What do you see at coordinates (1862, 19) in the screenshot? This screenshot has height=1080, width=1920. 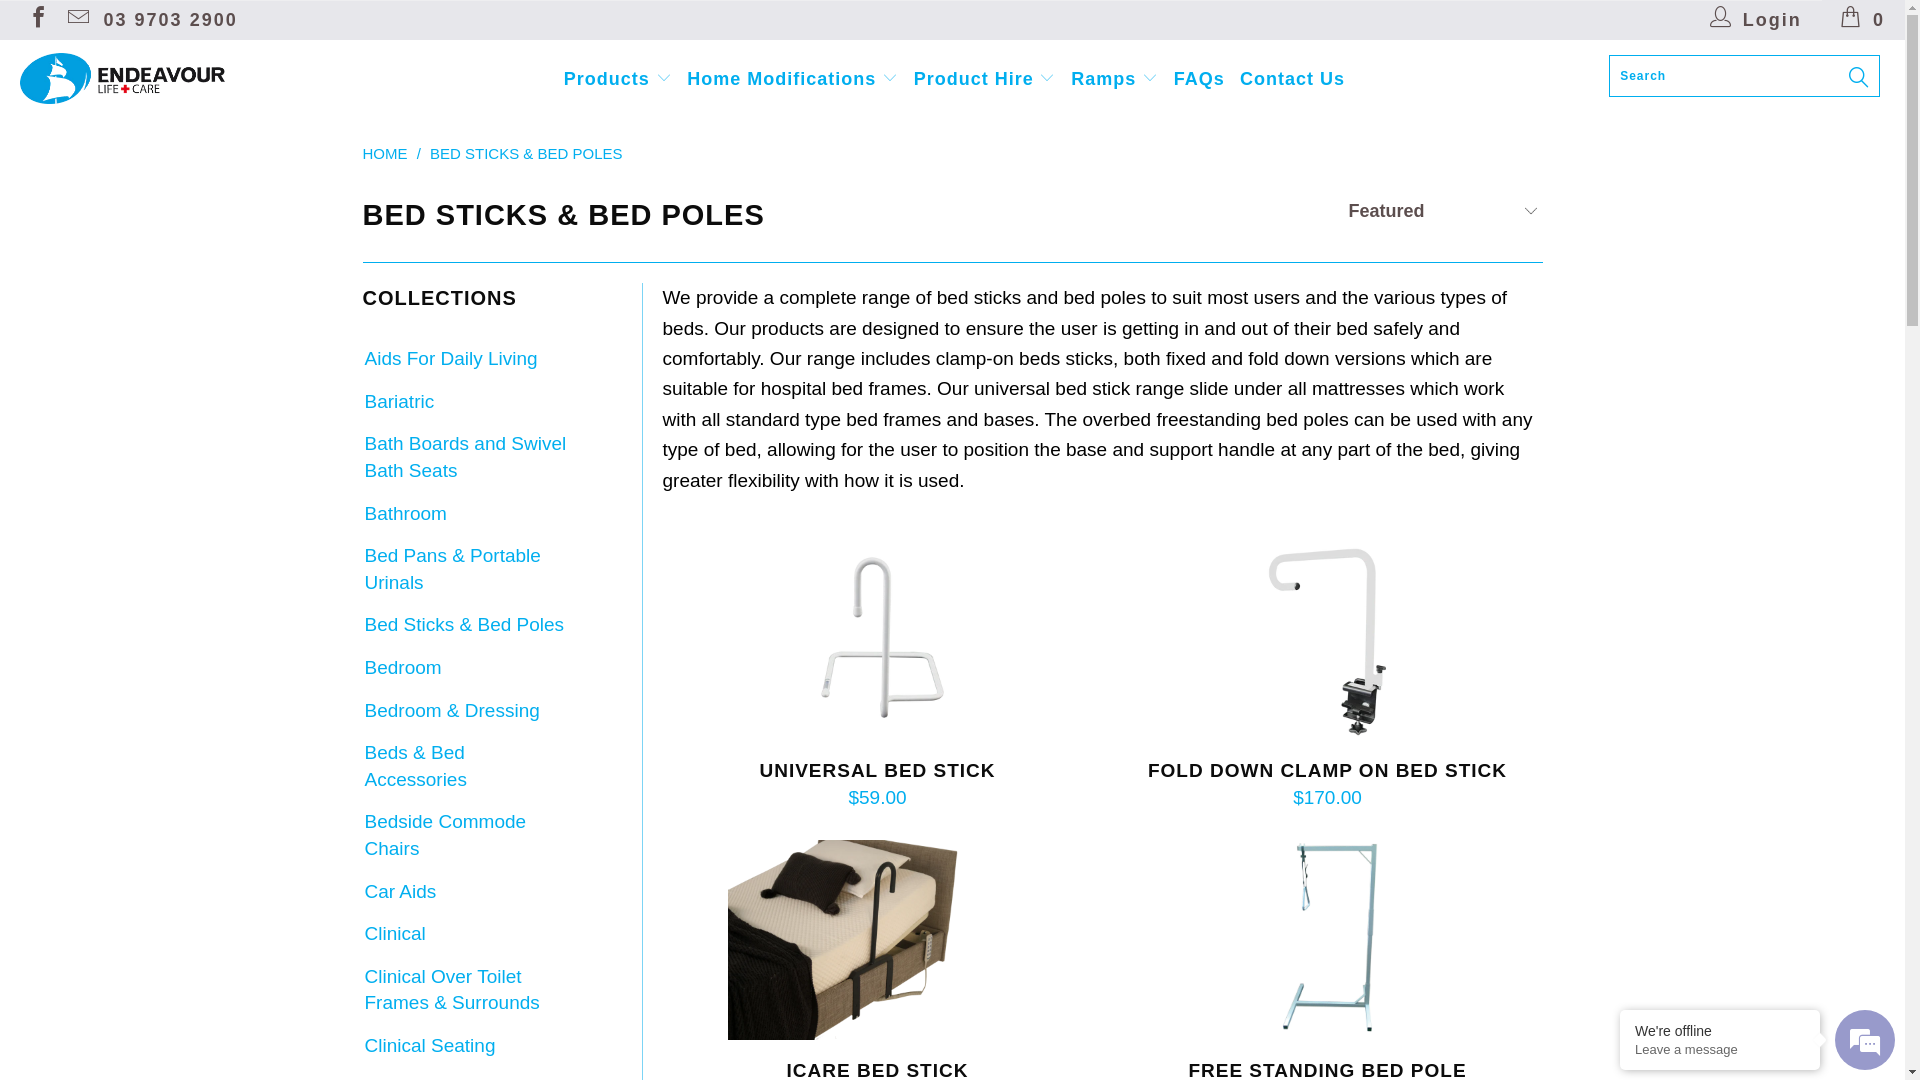 I see `'0'` at bounding box center [1862, 19].